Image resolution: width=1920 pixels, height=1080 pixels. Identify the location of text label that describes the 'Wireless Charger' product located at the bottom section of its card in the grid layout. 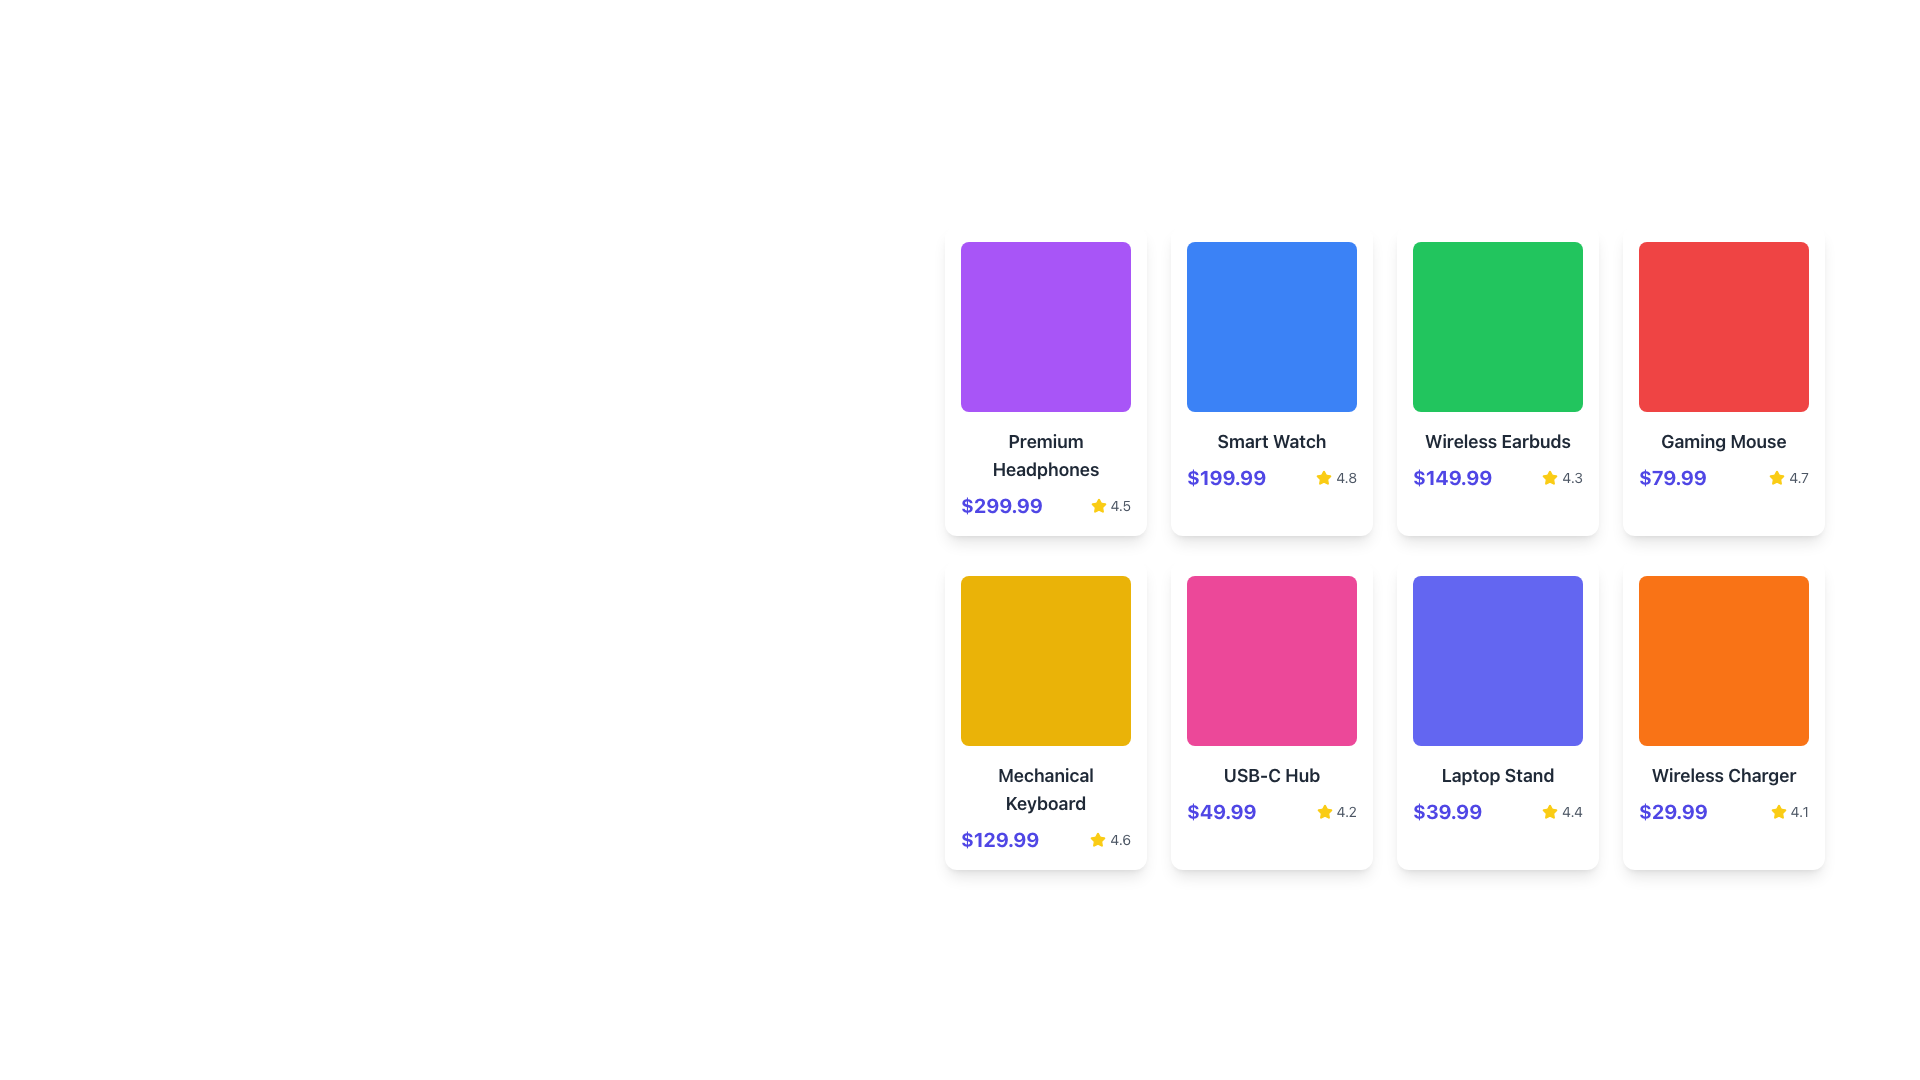
(1722, 774).